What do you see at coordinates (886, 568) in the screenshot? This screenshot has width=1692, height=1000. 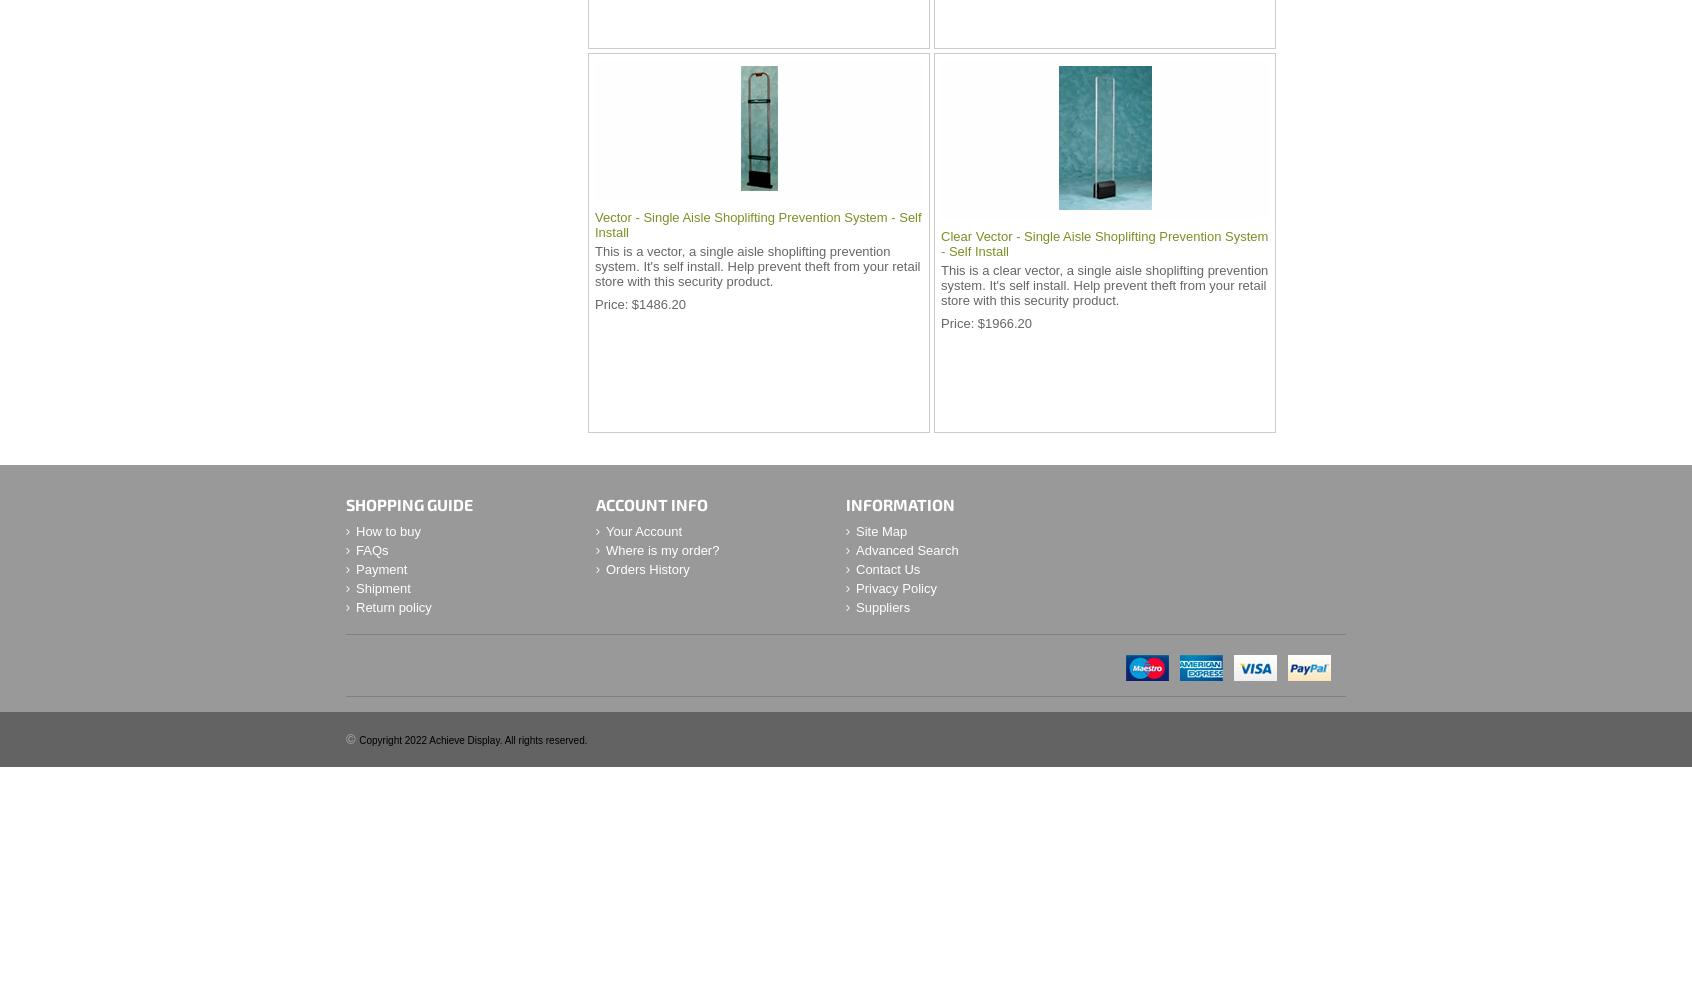 I see `'Contact Us'` at bounding box center [886, 568].